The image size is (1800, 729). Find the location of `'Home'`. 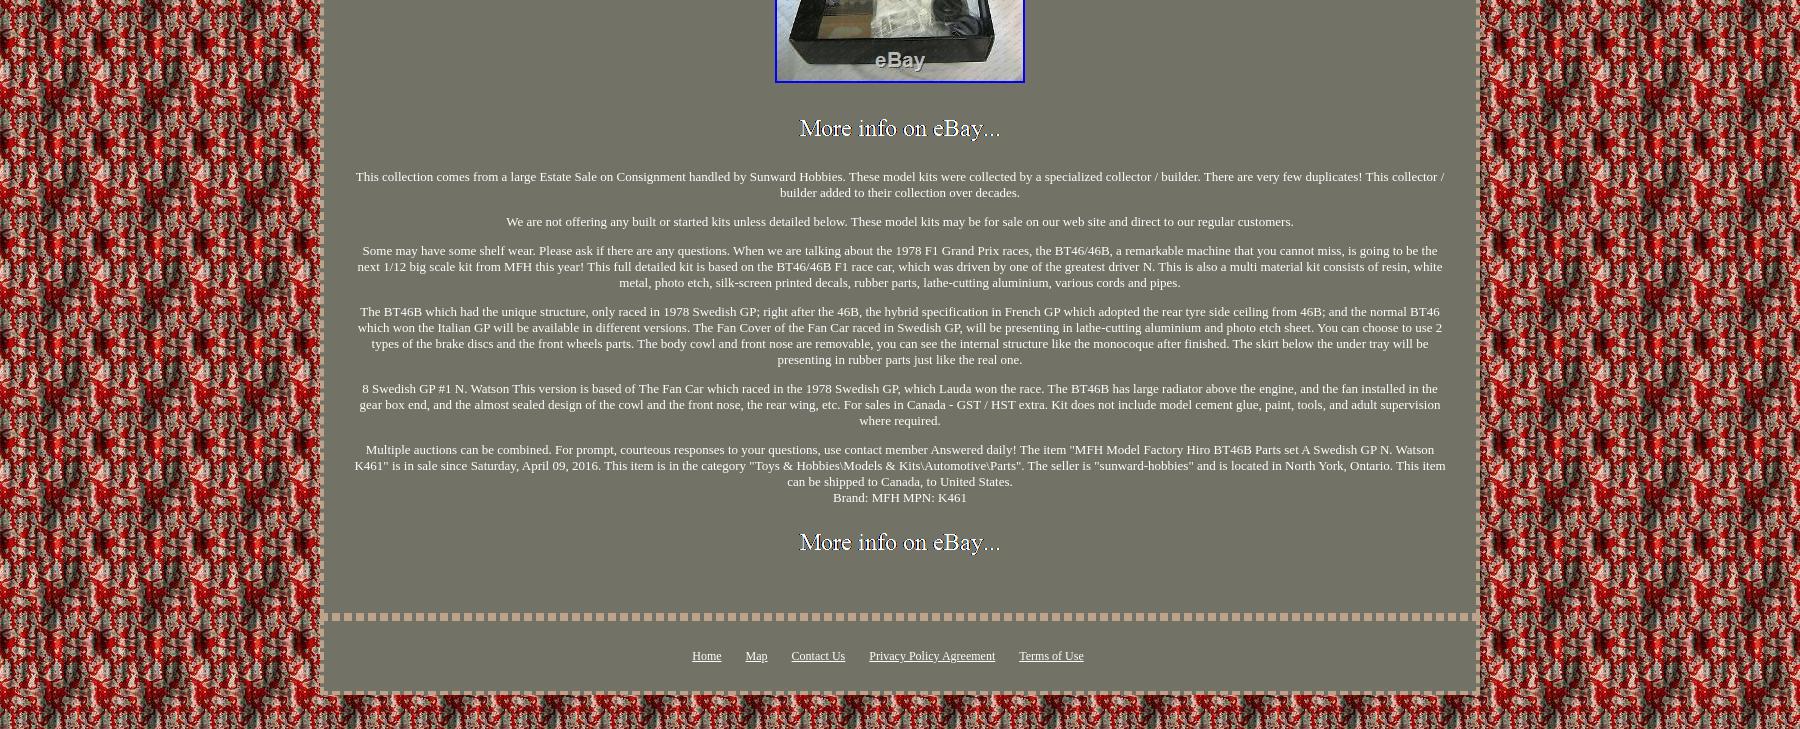

'Home' is located at coordinates (690, 655).